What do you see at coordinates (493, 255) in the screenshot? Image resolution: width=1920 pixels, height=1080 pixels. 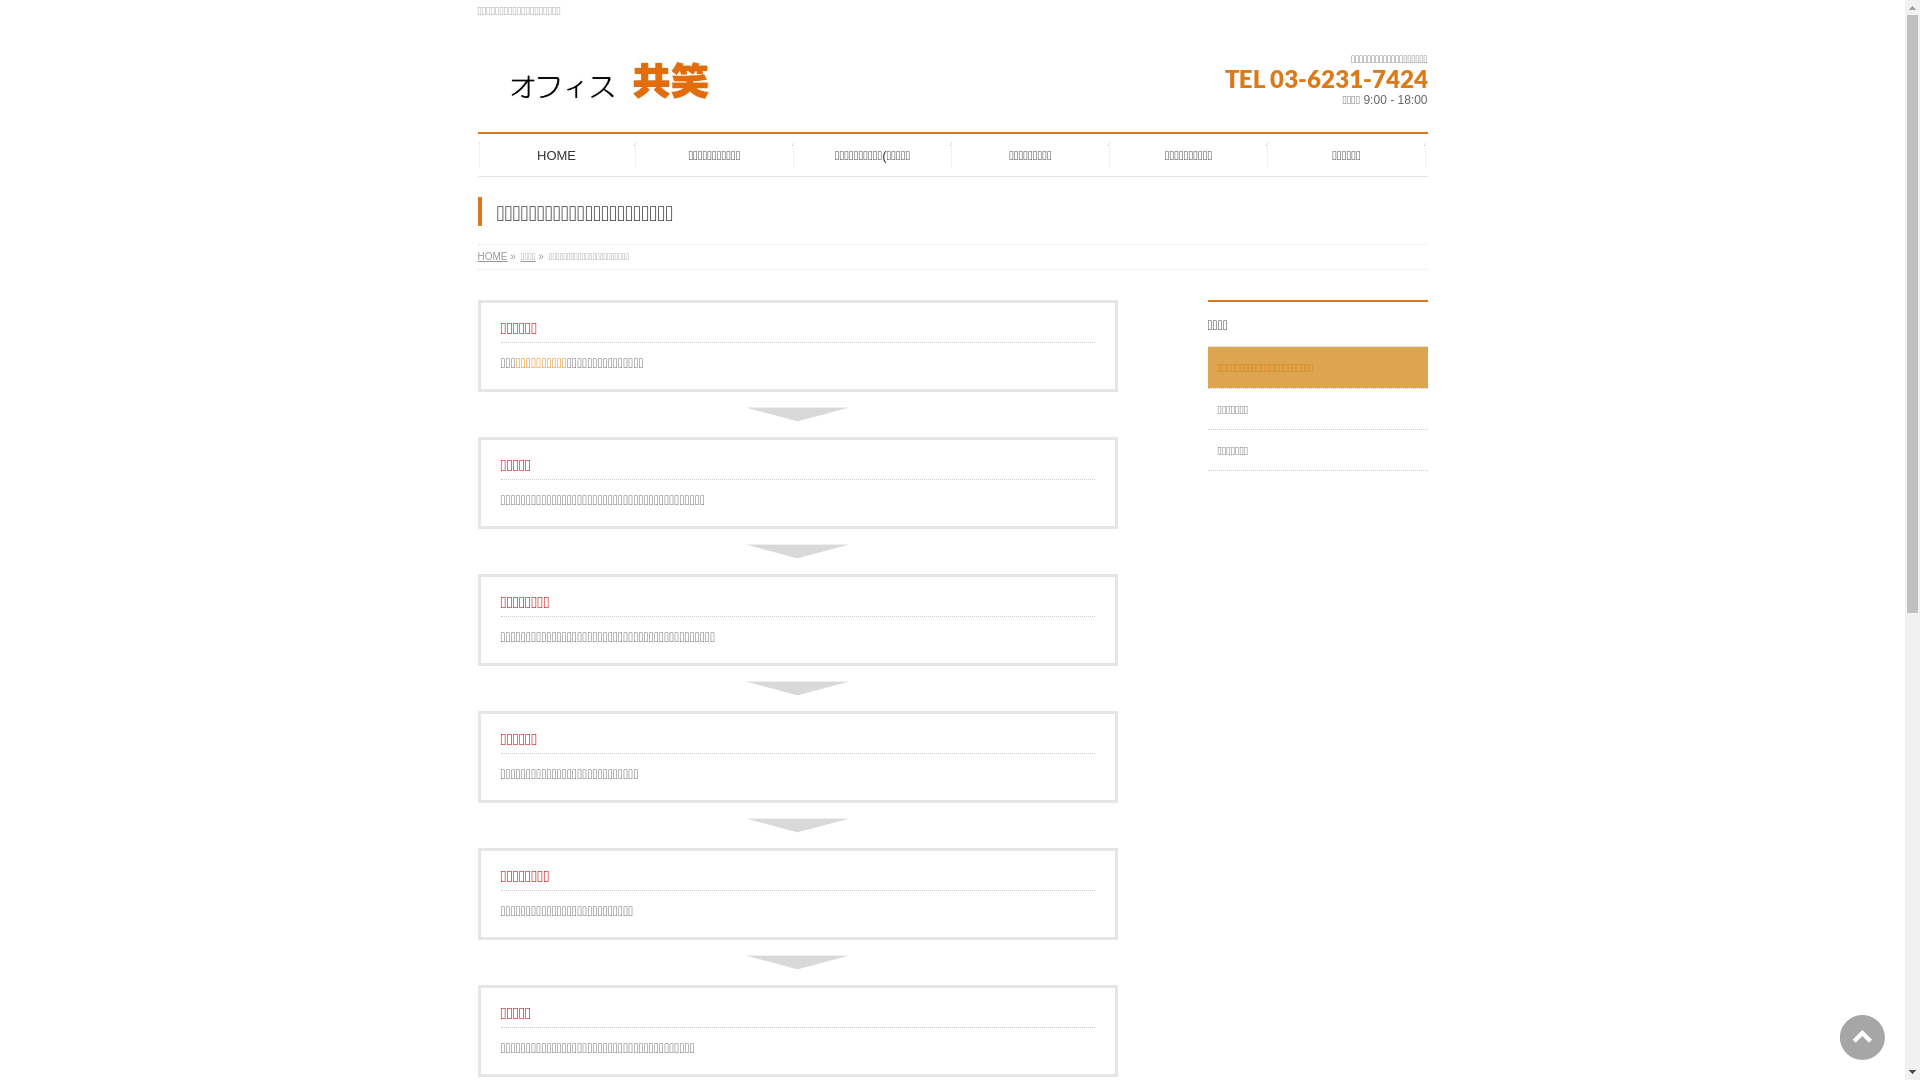 I see `'HOME'` at bounding box center [493, 255].